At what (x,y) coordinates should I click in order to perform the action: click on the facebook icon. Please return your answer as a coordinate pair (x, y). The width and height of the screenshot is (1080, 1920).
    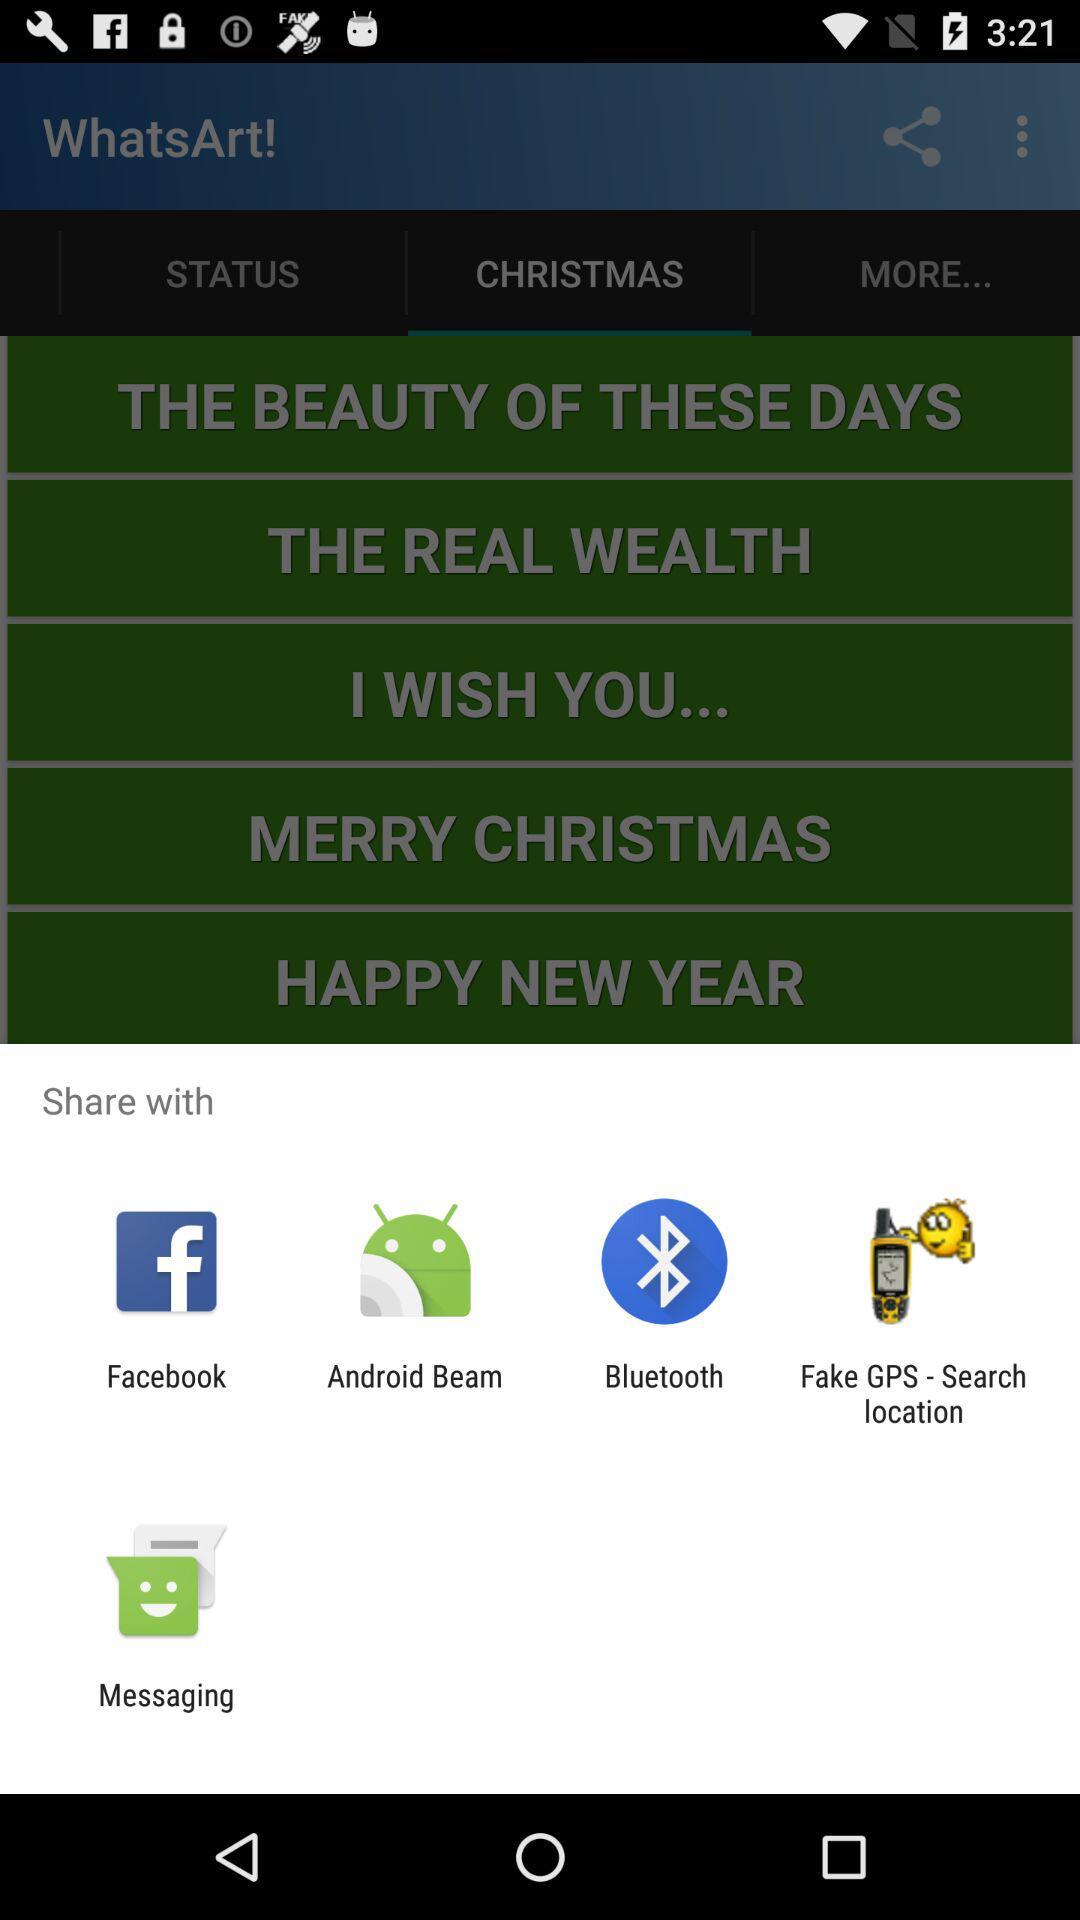
    Looking at the image, I should click on (165, 1392).